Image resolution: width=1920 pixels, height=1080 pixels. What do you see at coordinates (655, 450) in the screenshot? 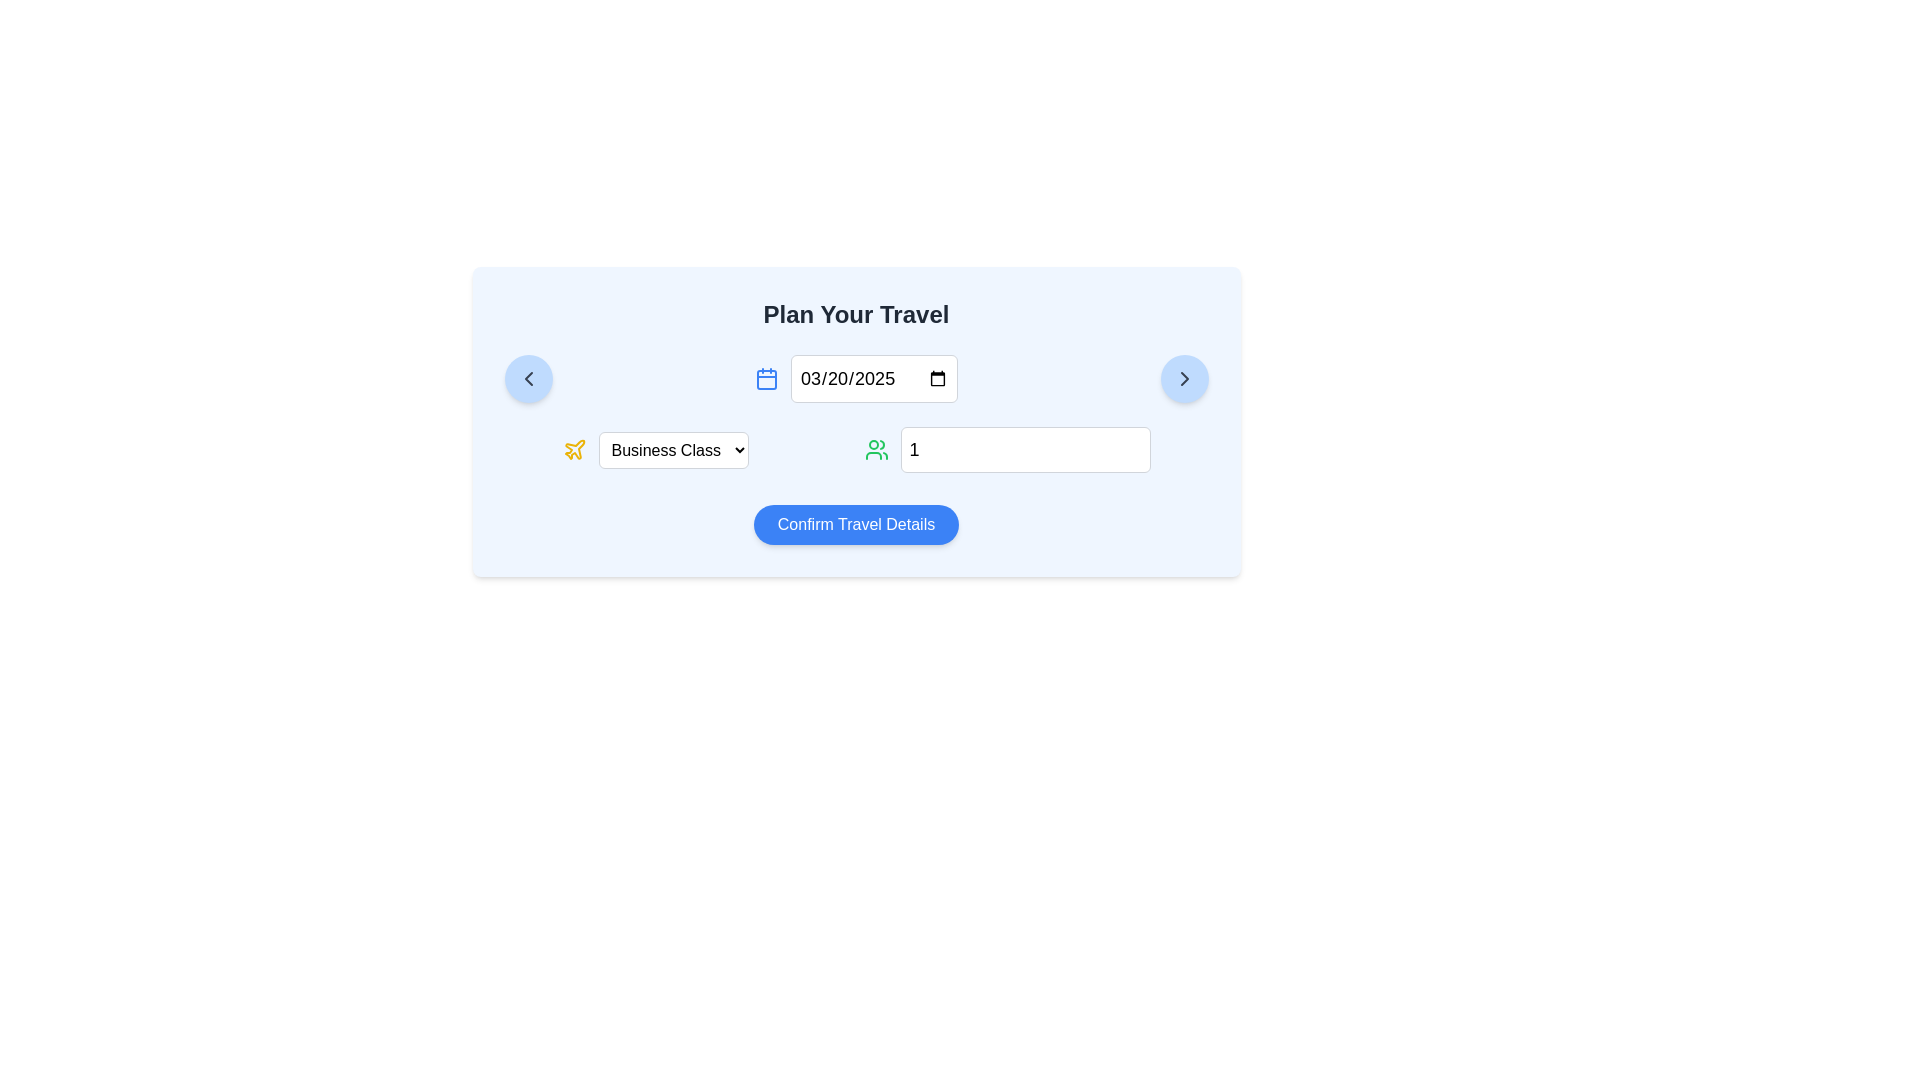
I see `the dropdown menu with an icon label that allows users` at bounding box center [655, 450].